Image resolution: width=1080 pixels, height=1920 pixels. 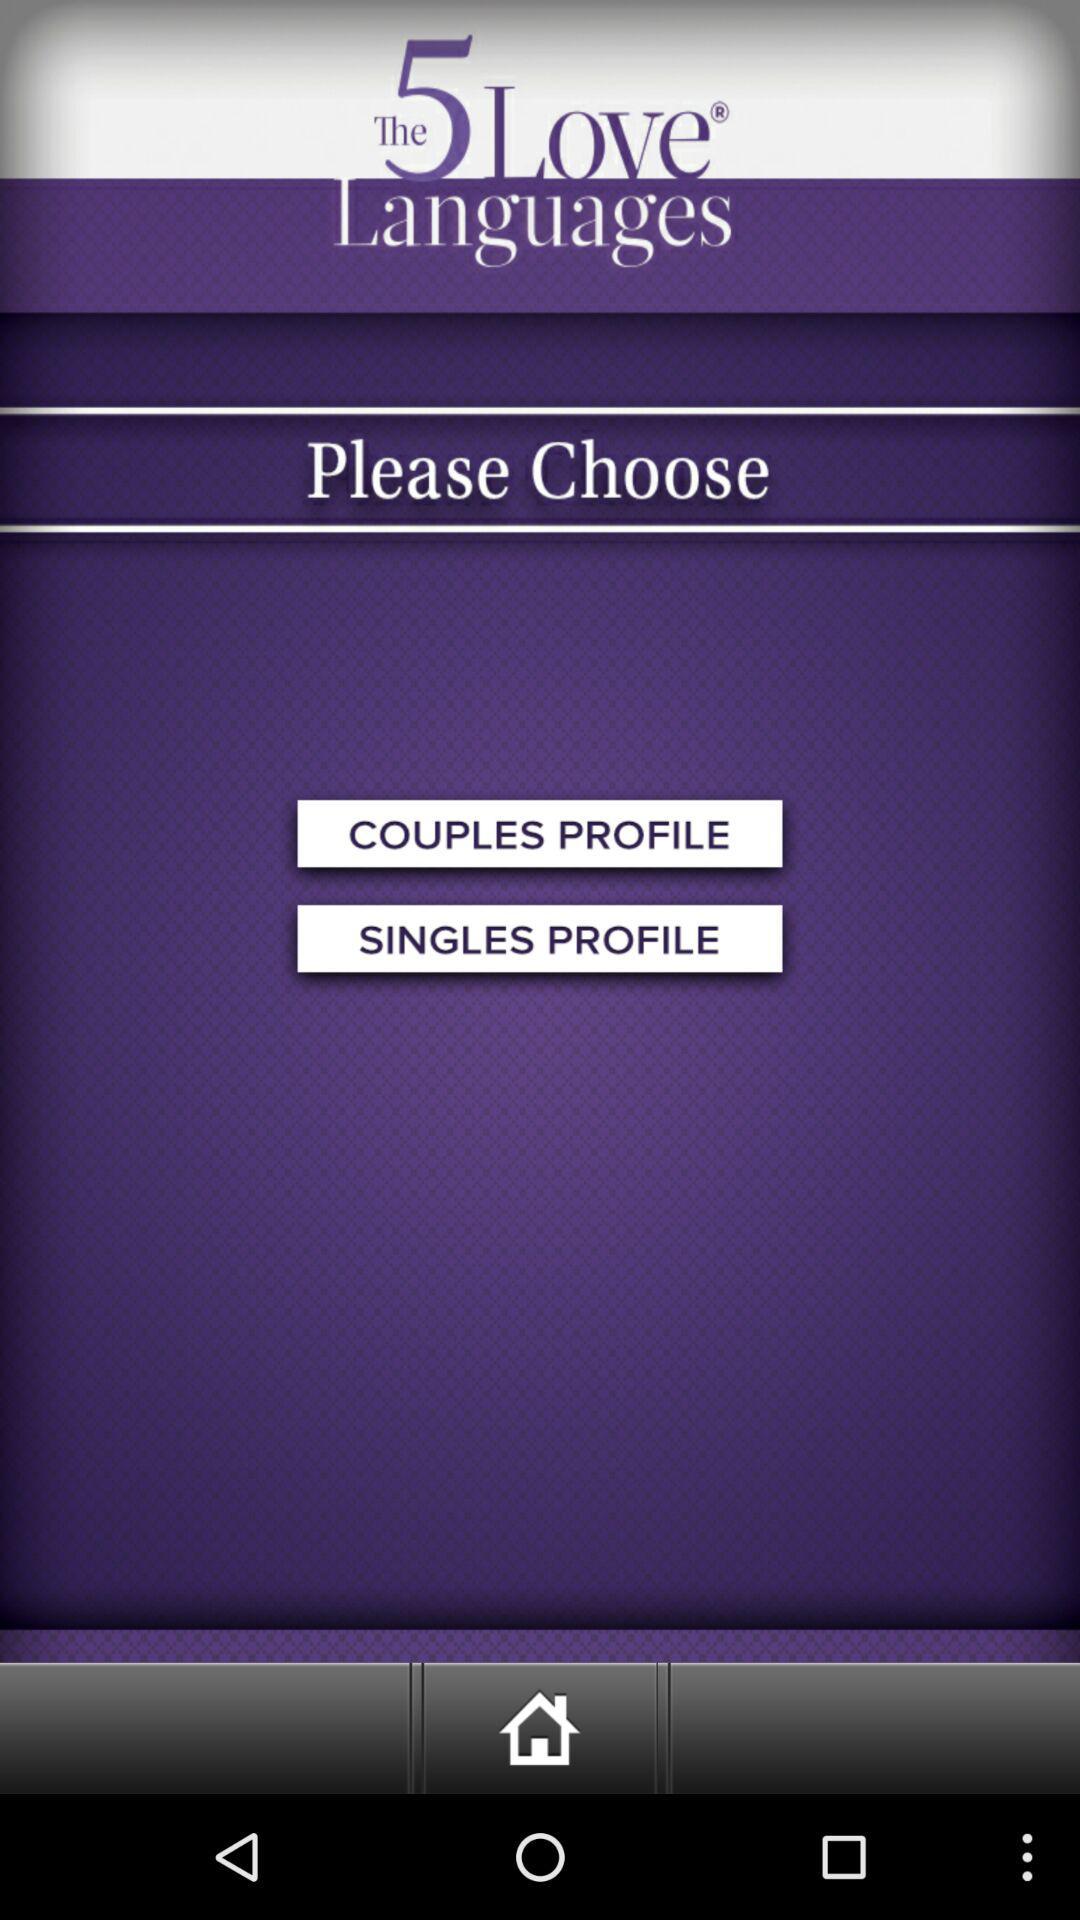 What do you see at coordinates (540, 944) in the screenshot?
I see `open singles profile` at bounding box center [540, 944].